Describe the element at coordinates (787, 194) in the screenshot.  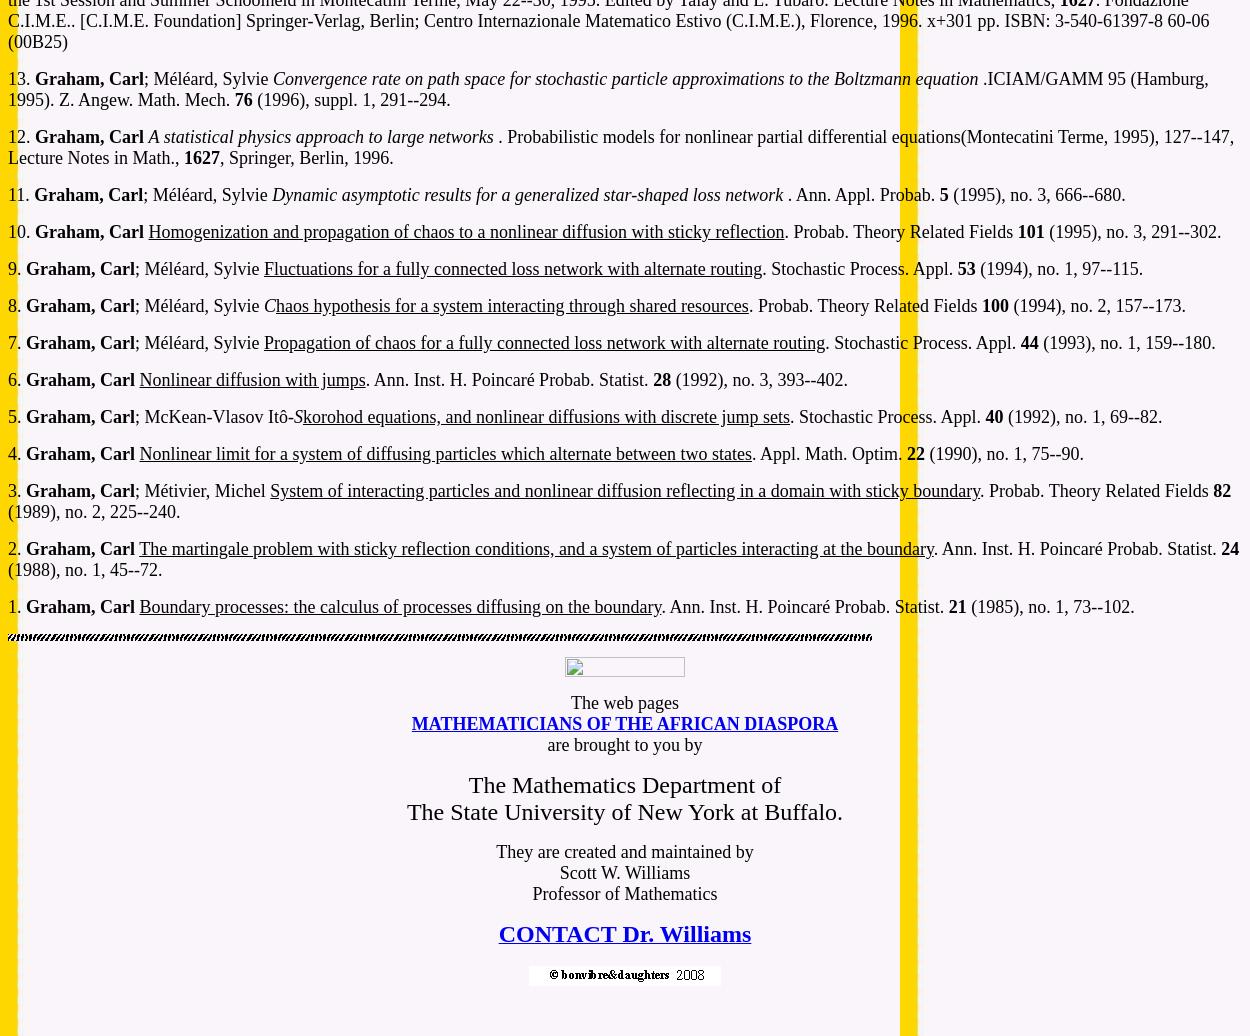
I see `'. Ann. Appl. Probab.'` at that location.